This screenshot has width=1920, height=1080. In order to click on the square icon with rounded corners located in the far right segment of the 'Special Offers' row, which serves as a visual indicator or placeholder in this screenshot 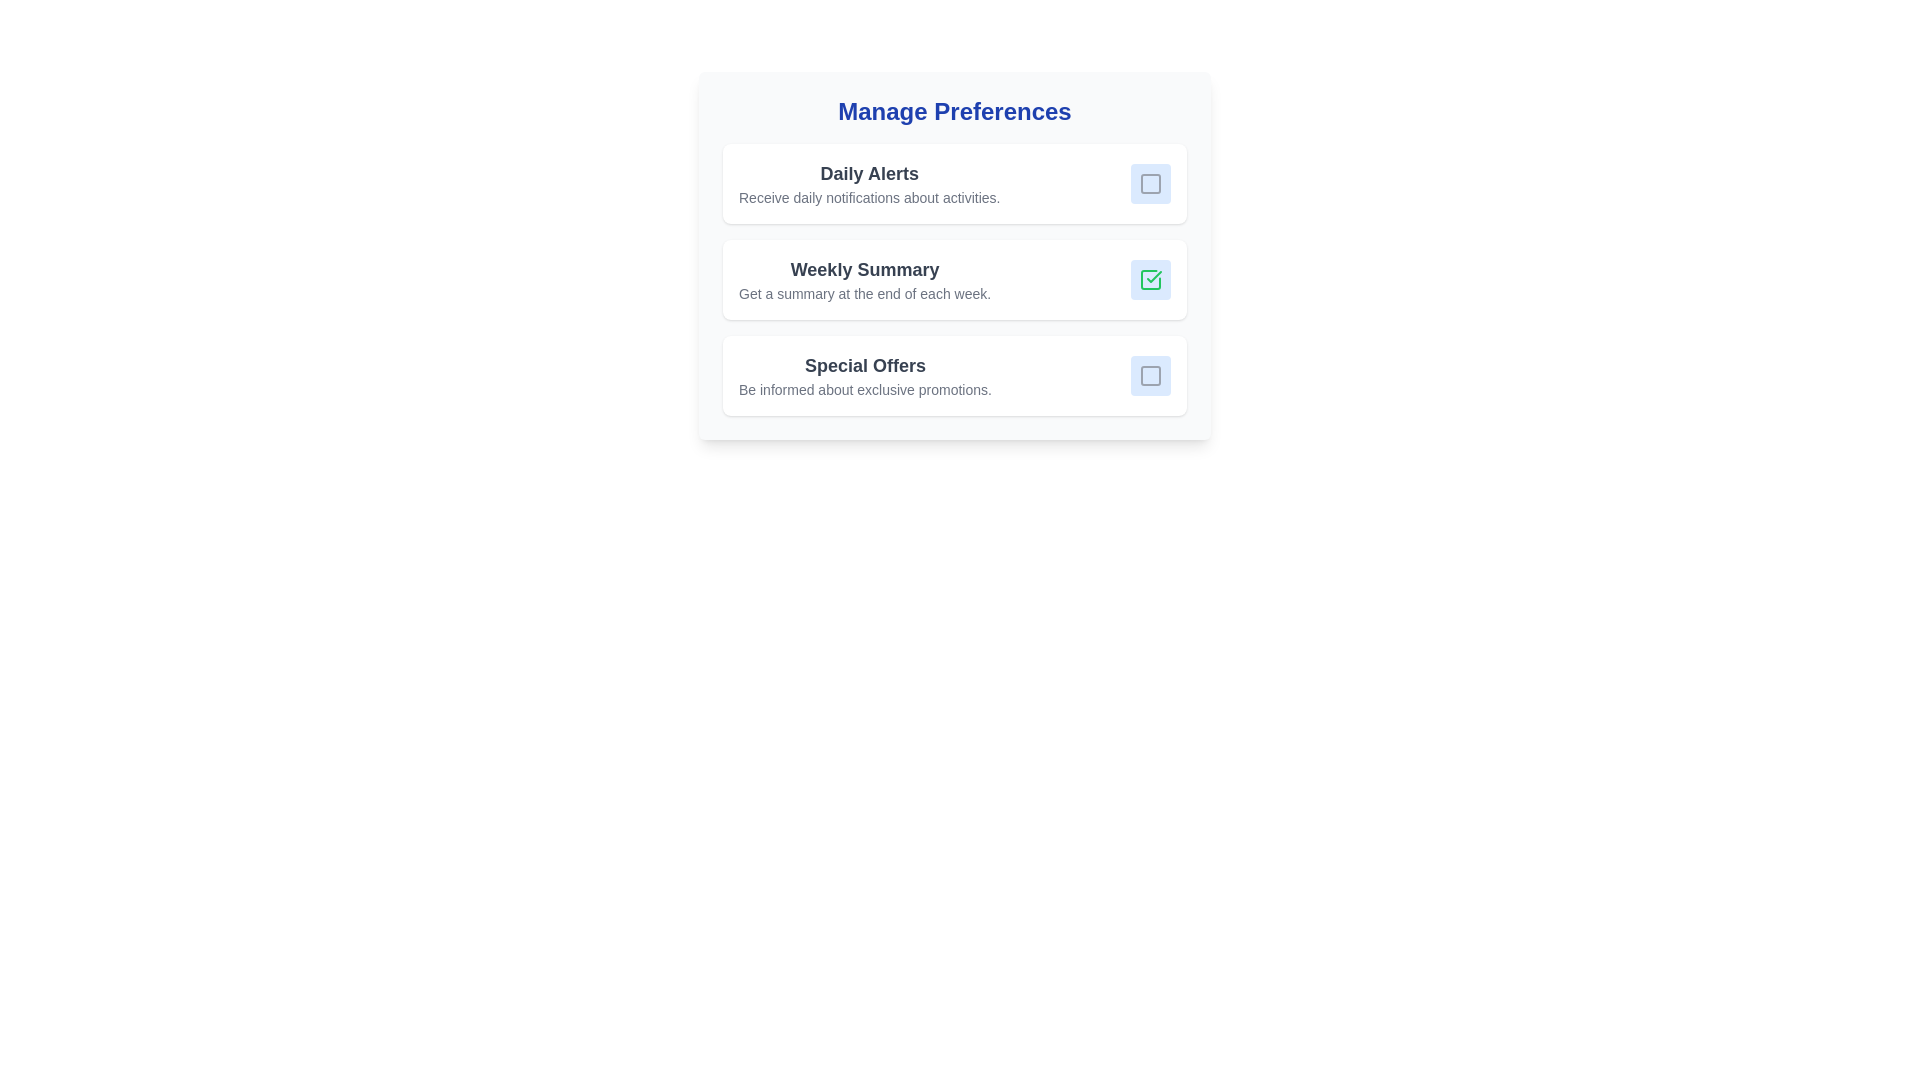, I will do `click(1151, 375)`.